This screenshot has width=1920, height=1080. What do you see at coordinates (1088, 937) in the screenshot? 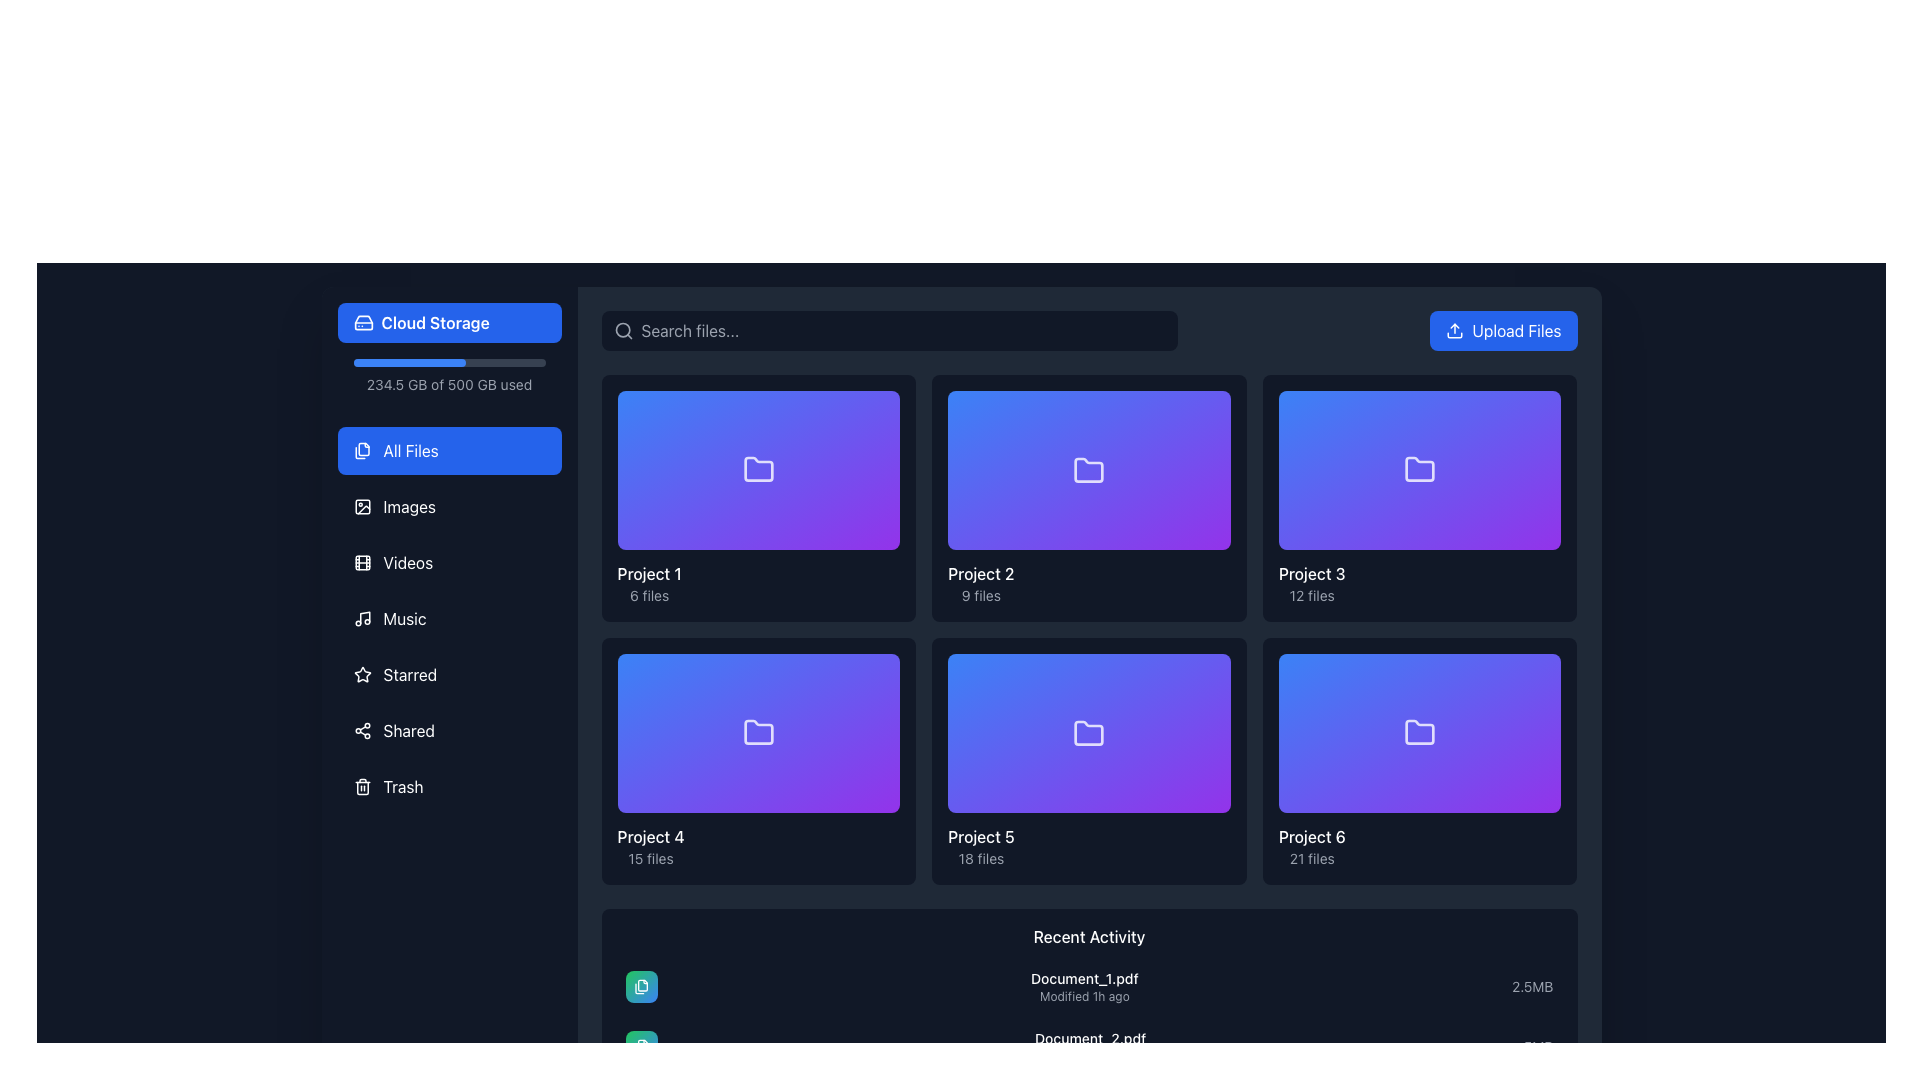
I see `the content of the text header displaying 'Recent Activity', which is styled in white on a dark background and located at the top of the recent activity section` at bounding box center [1088, 937].